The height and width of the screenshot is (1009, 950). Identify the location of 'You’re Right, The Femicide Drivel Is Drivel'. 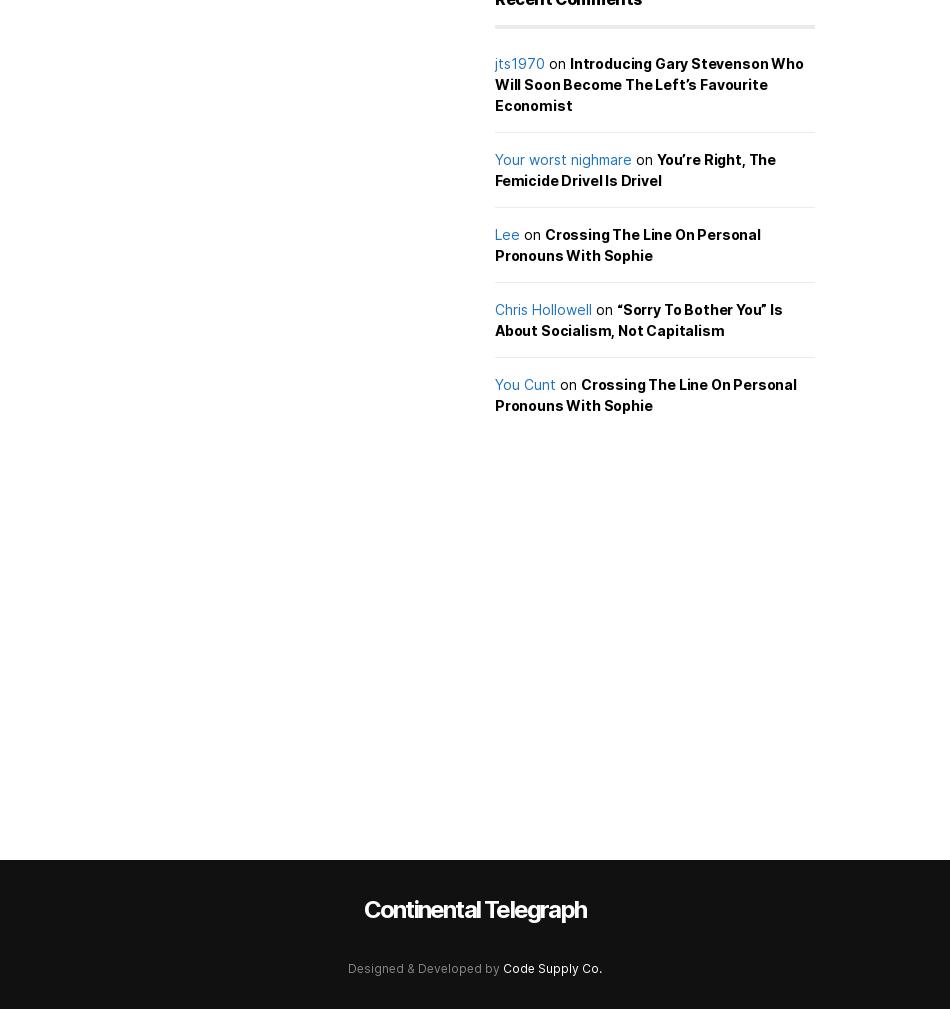
(635, 169).